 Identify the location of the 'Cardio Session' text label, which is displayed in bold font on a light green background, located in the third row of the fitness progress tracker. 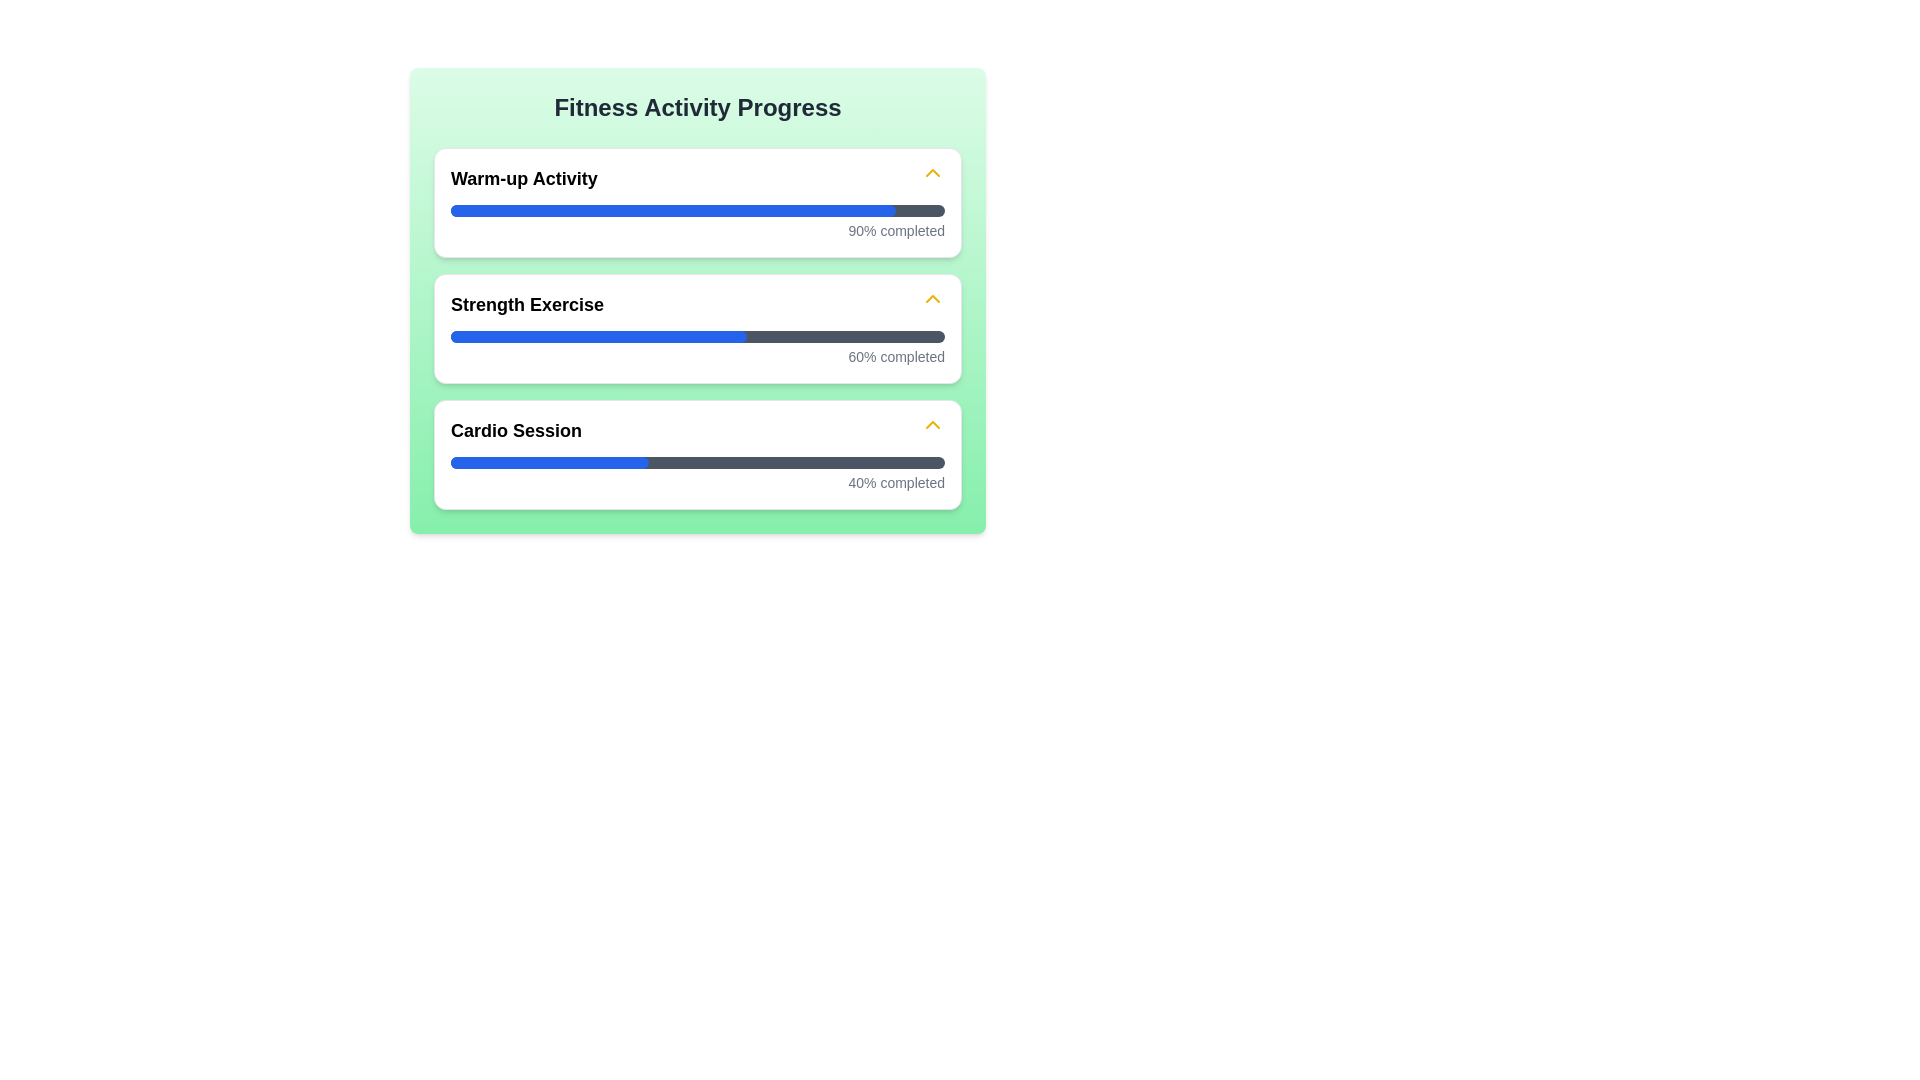
(516, 430).